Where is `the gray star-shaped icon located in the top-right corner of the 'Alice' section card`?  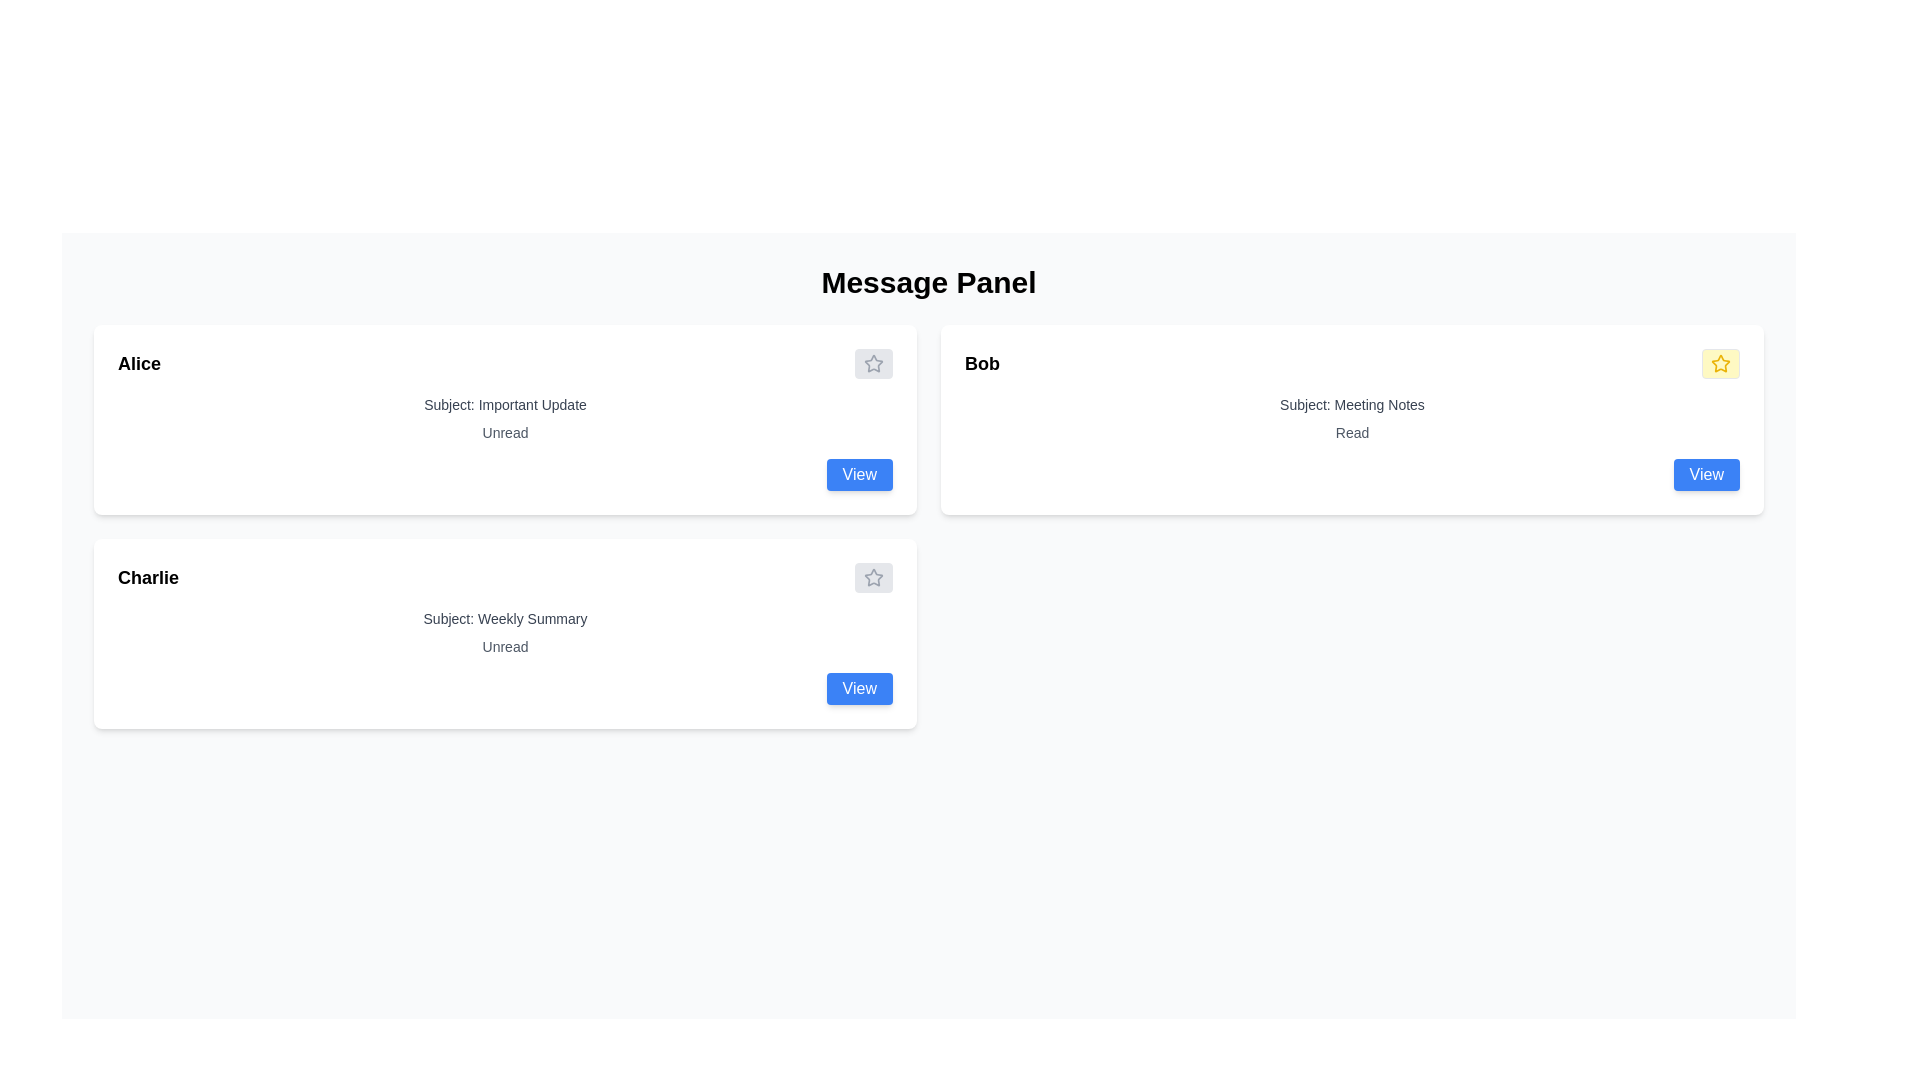
the gray star-shaped icon located in the top-right corner of the 'Alice' section card is located at coordinates (873, 363).